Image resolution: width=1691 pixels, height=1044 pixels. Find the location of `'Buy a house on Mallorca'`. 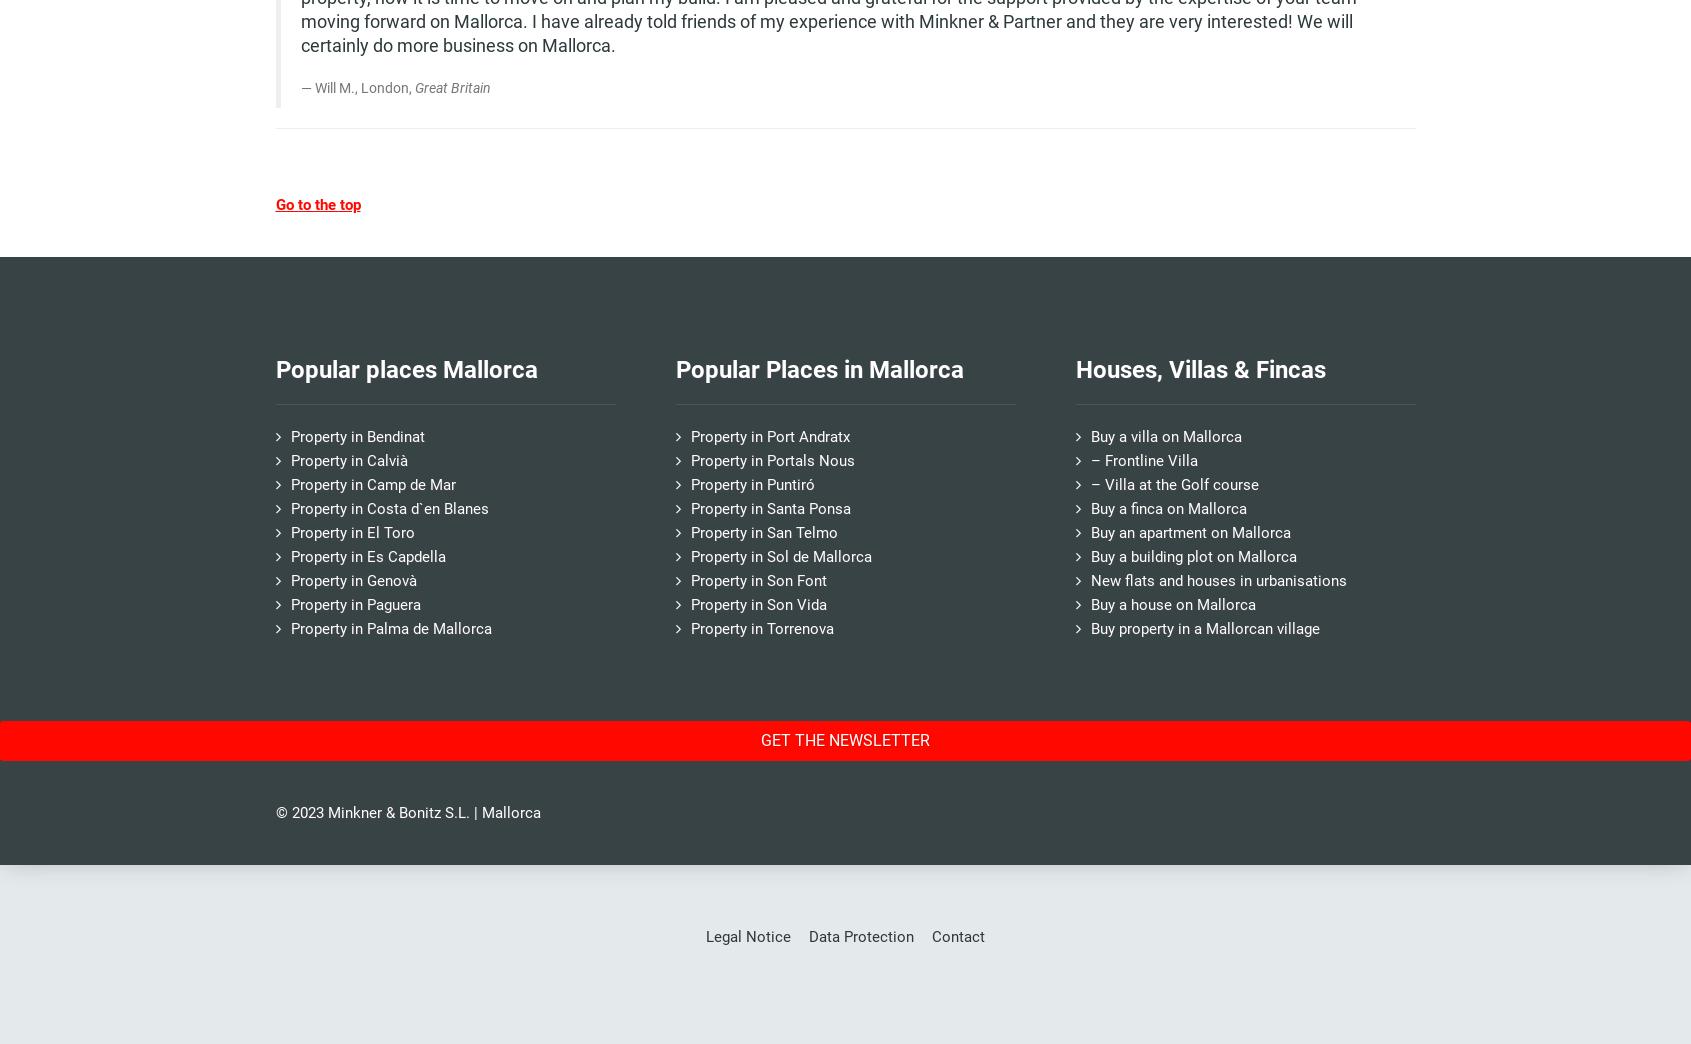

'Buy a house on Mallorca' is located at coordinates (1172, 603).